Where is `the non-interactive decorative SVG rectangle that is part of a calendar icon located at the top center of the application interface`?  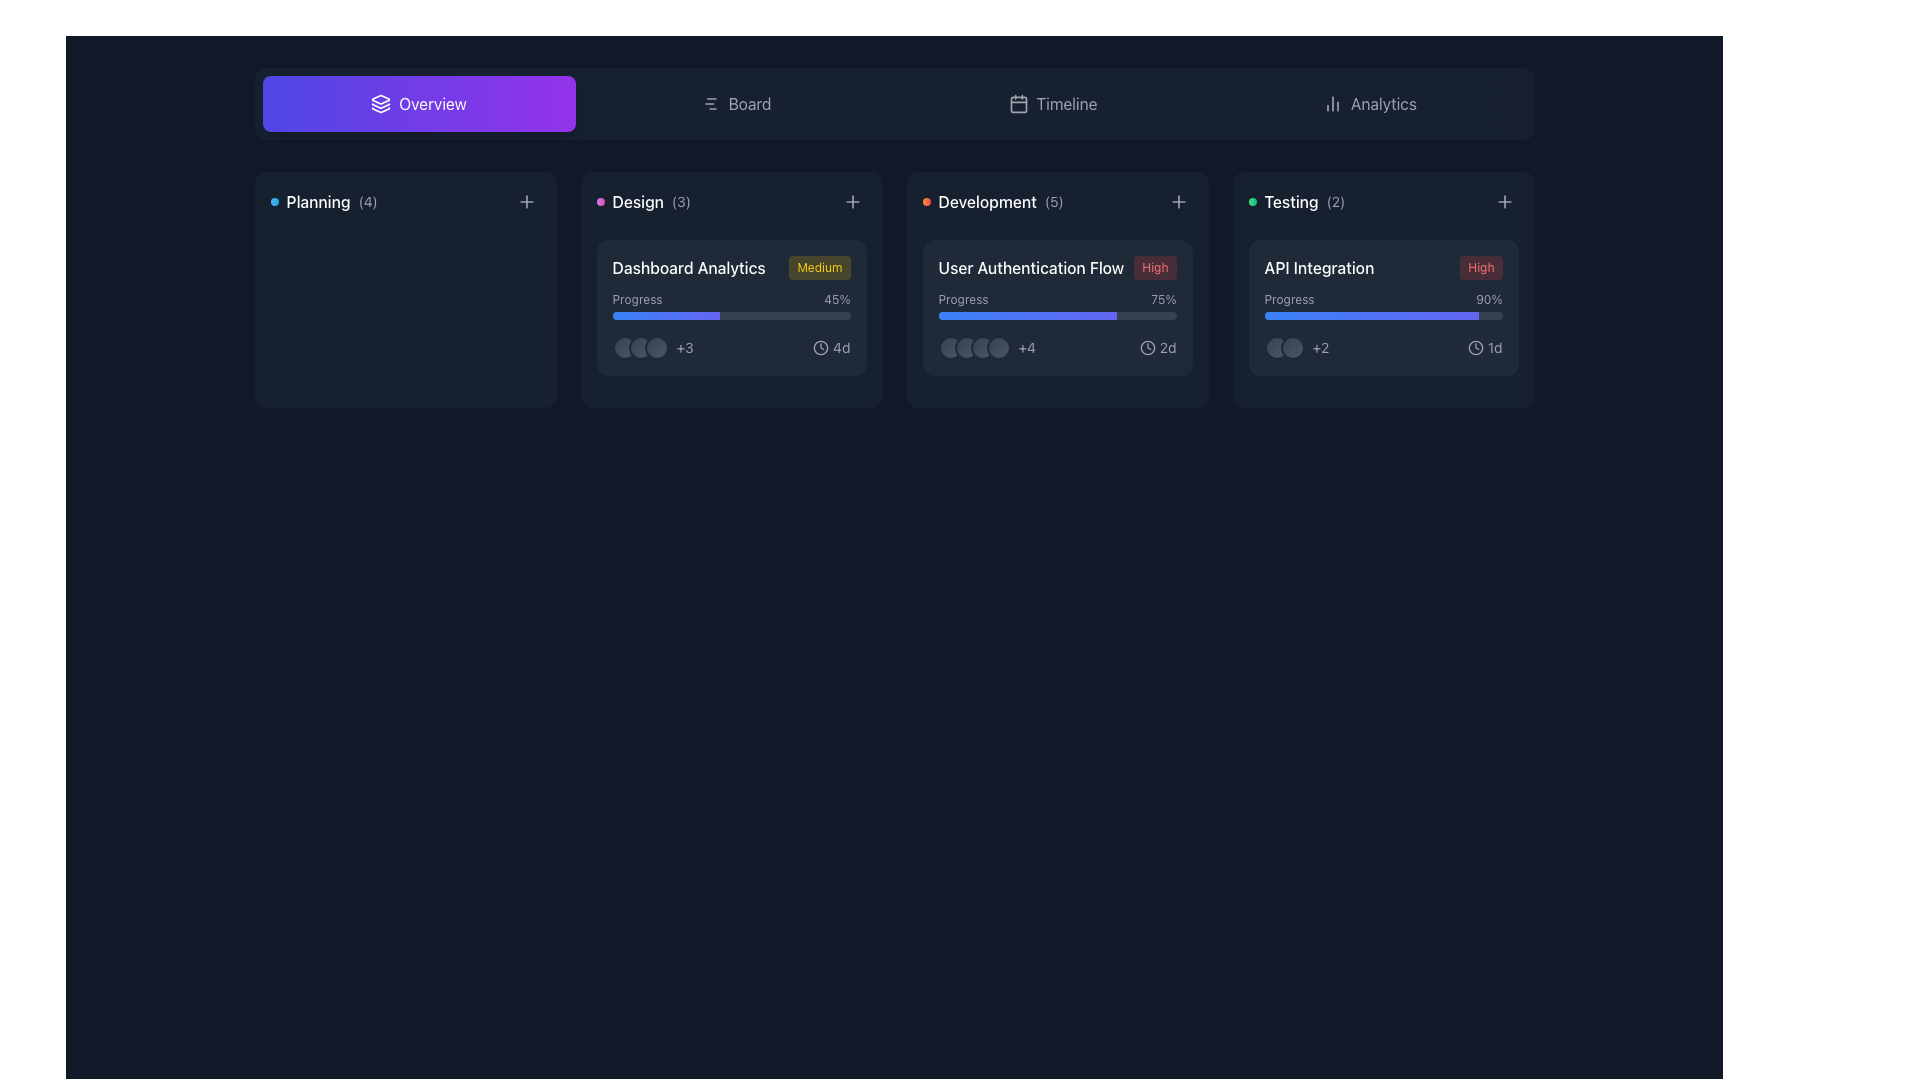
the non-interactive decorative SVG rectangle that is part of a calendar icon located at the top center of the application interface is located at coordinates (1018, 104).